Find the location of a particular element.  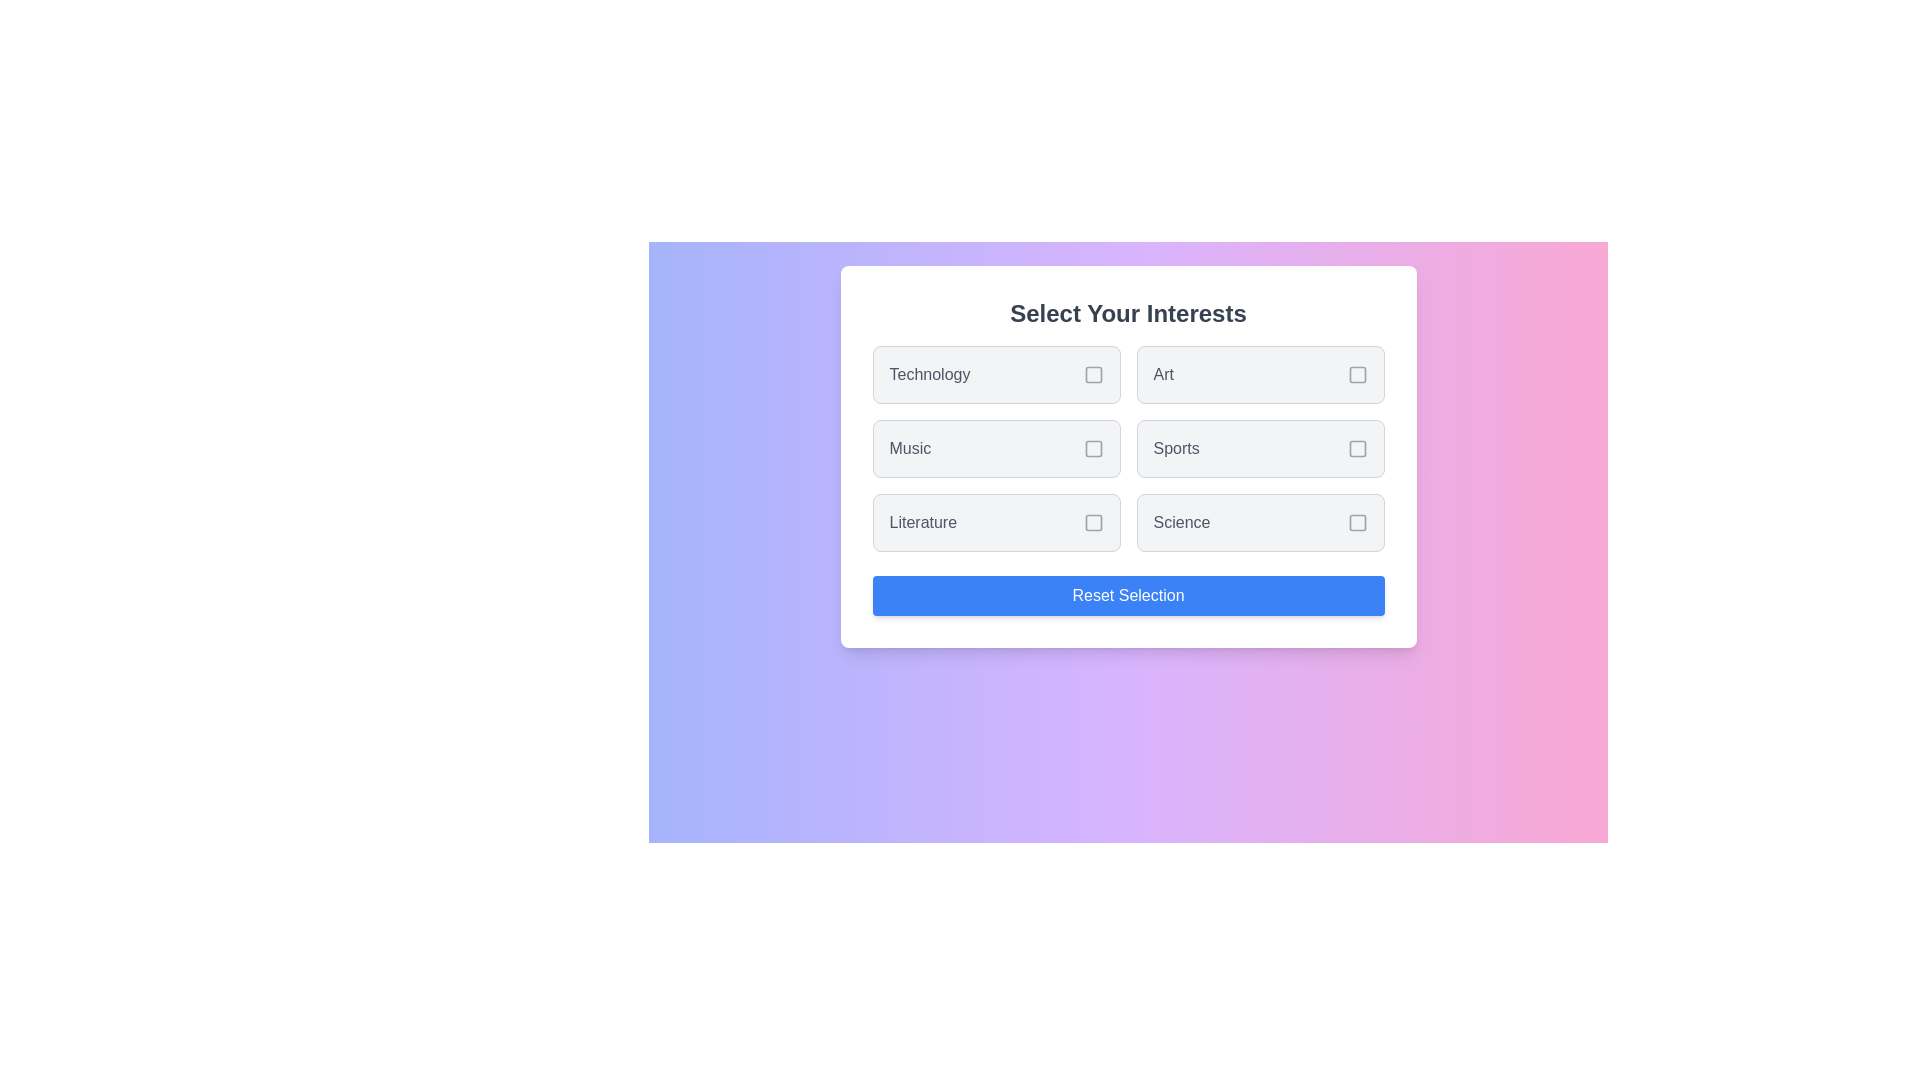

the interest item labeled Sports is located at coordinates (1259, 447).